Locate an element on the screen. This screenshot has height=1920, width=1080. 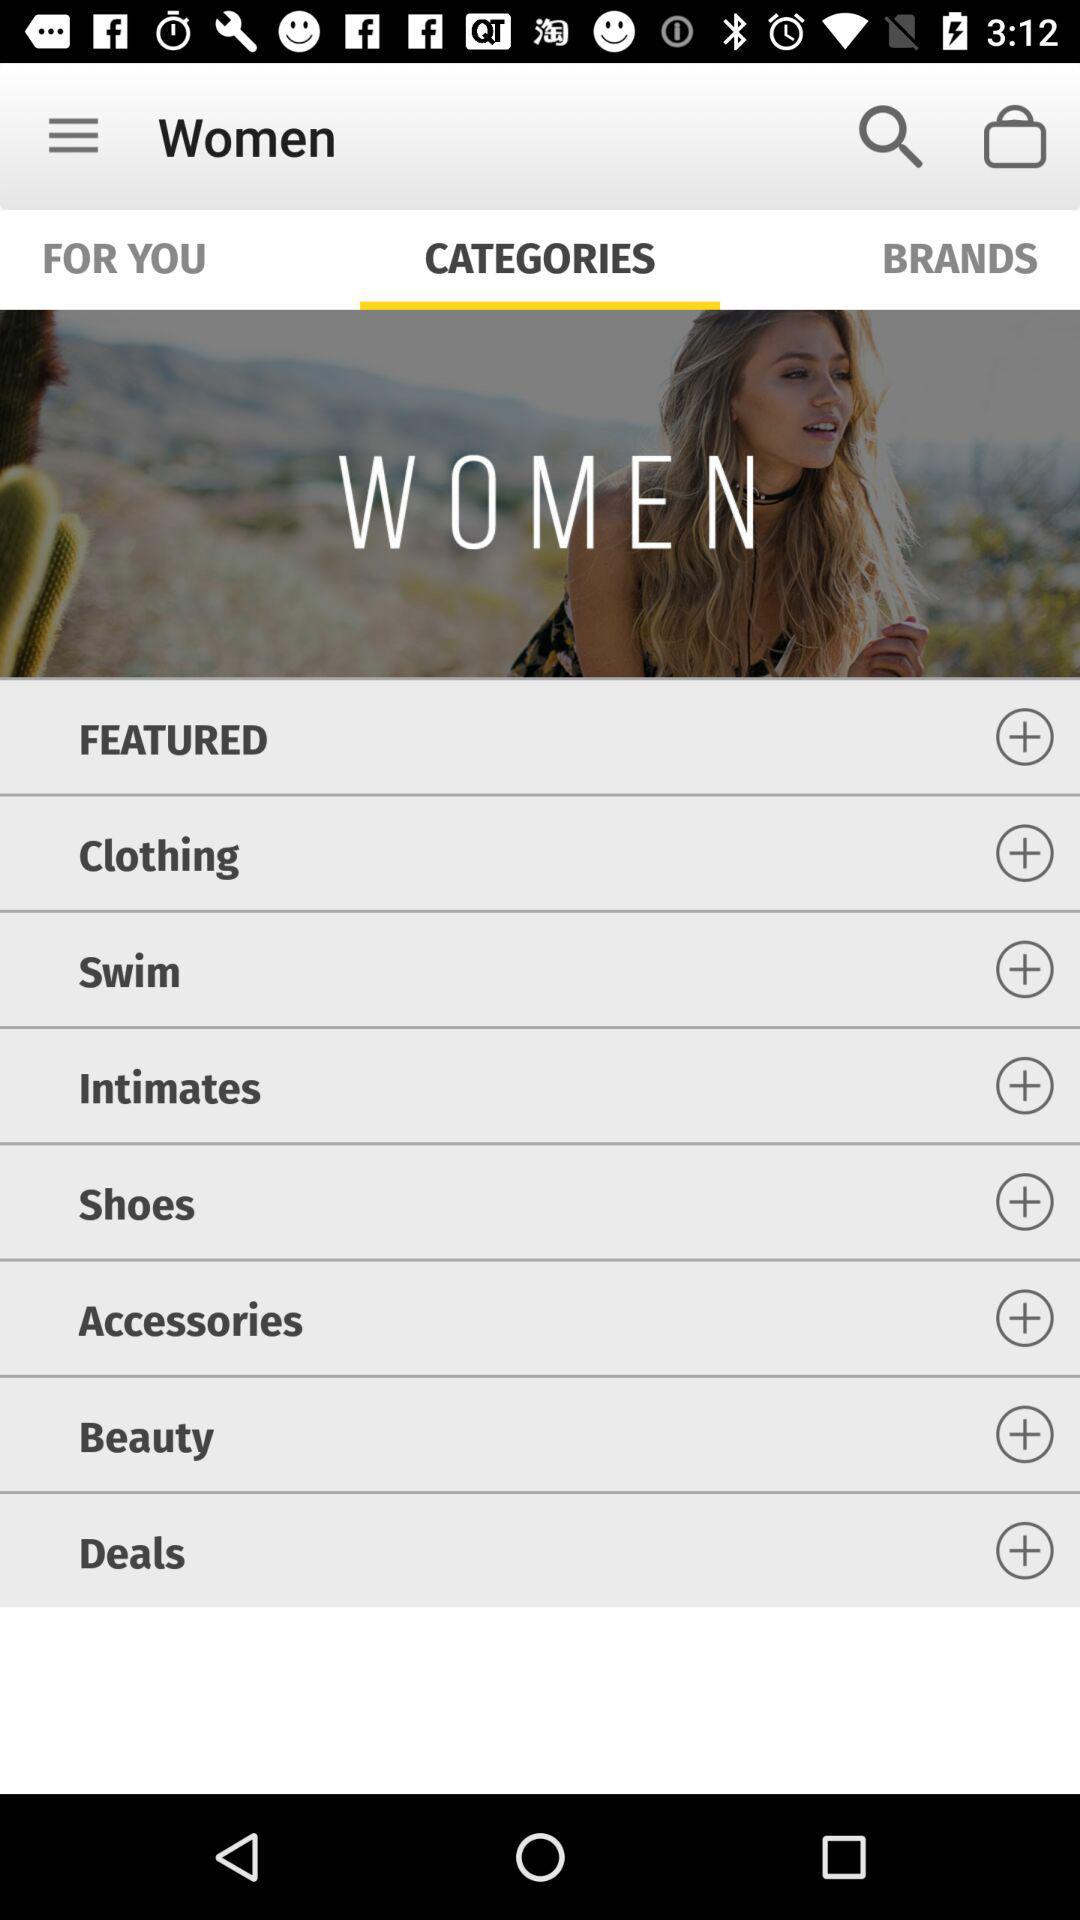
the featured icon is located at coordinates (172, 735).